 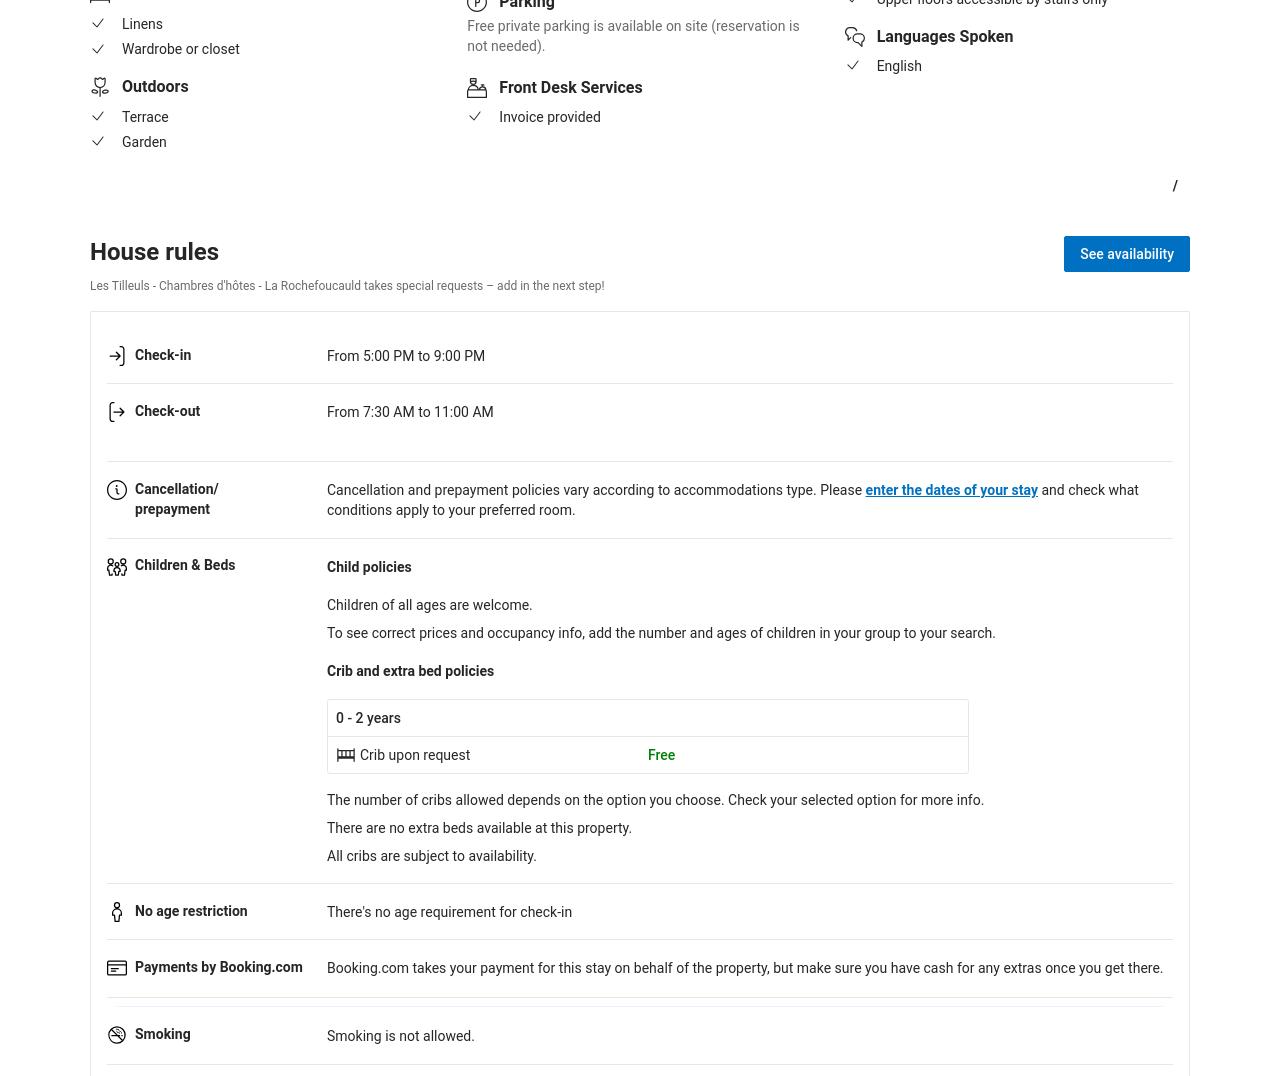 What do you see at coordinates (549, 114) in the screenshot?
I see `'Invoice provided'` at bounding box center [549, 114].